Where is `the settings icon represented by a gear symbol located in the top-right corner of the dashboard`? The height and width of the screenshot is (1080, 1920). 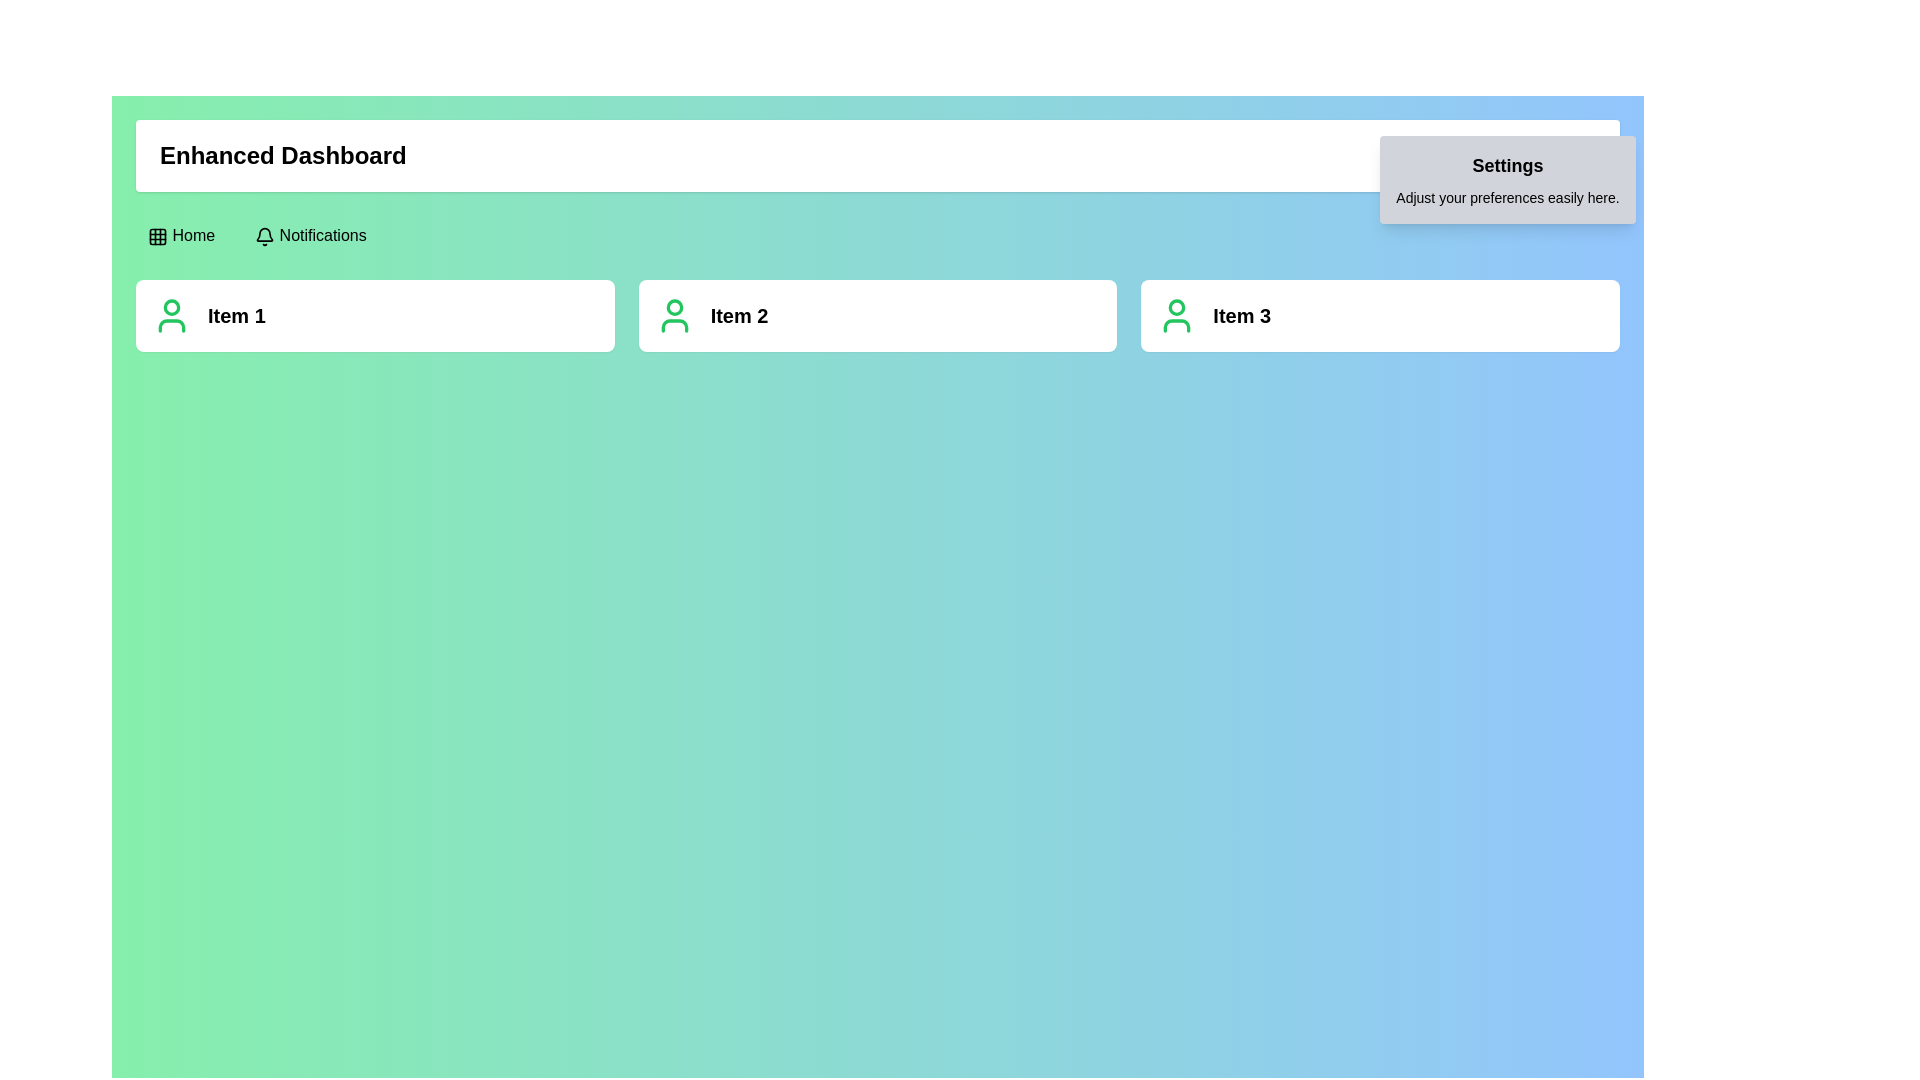 the settings icon represented by a gear symbol located in the top-right corner of the dashboard is located at coordinates (1478, 154).